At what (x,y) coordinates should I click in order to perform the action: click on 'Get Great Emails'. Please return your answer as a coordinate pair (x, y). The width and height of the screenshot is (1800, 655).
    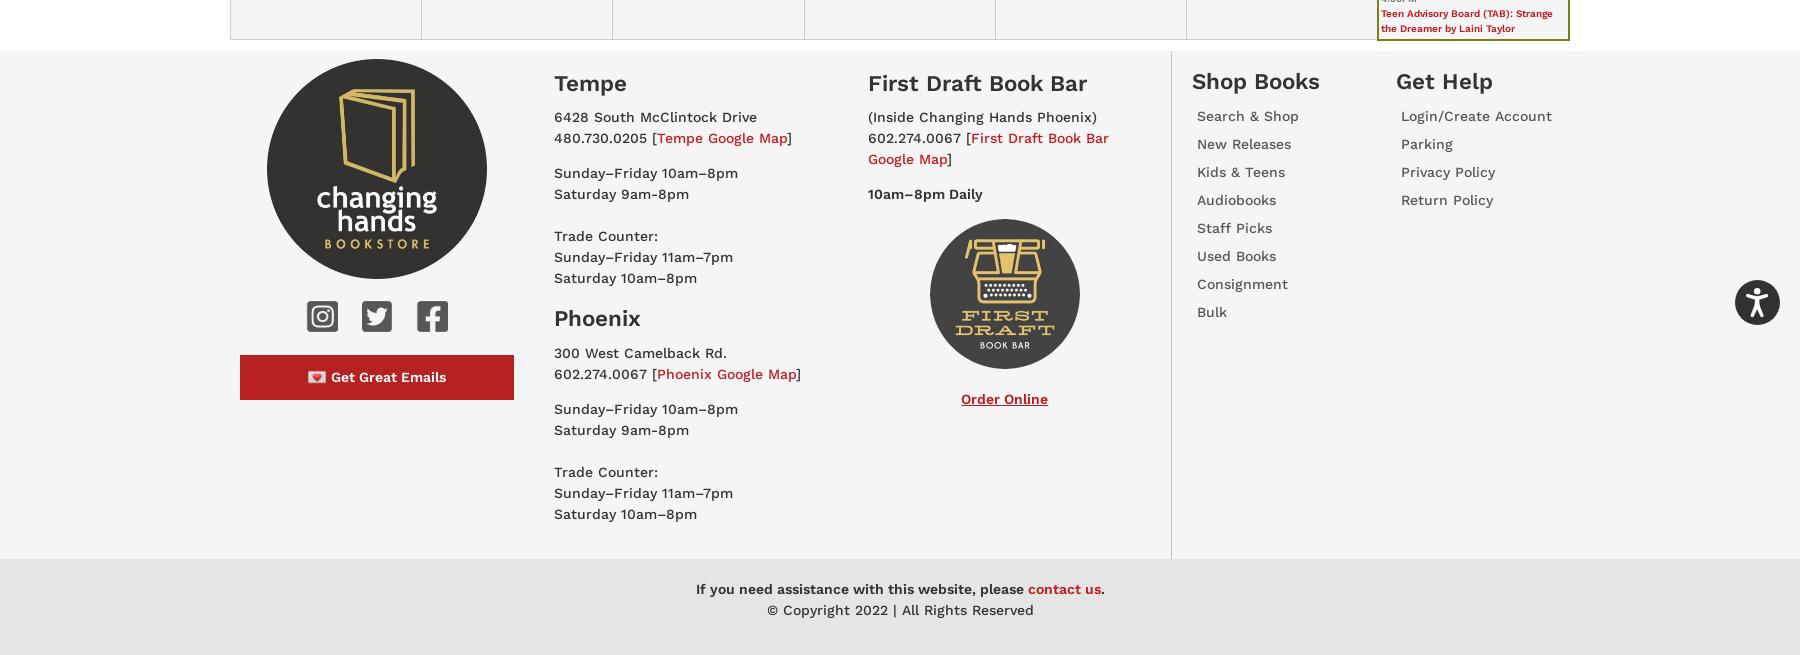
    Looking at the image, I should click on (387, 374).